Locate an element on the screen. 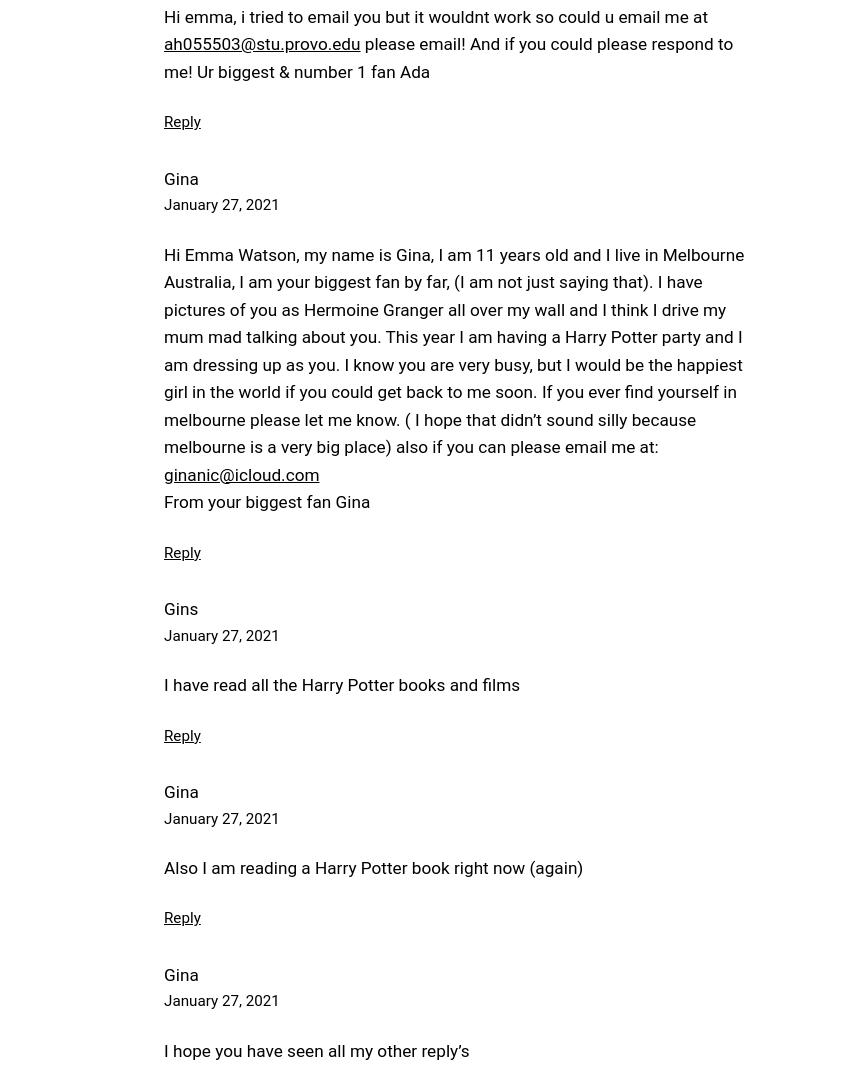 This screenshot has width=850, height=1074. 'I have read all the Harry Potter books and films' is located at coordinates (163, 683).